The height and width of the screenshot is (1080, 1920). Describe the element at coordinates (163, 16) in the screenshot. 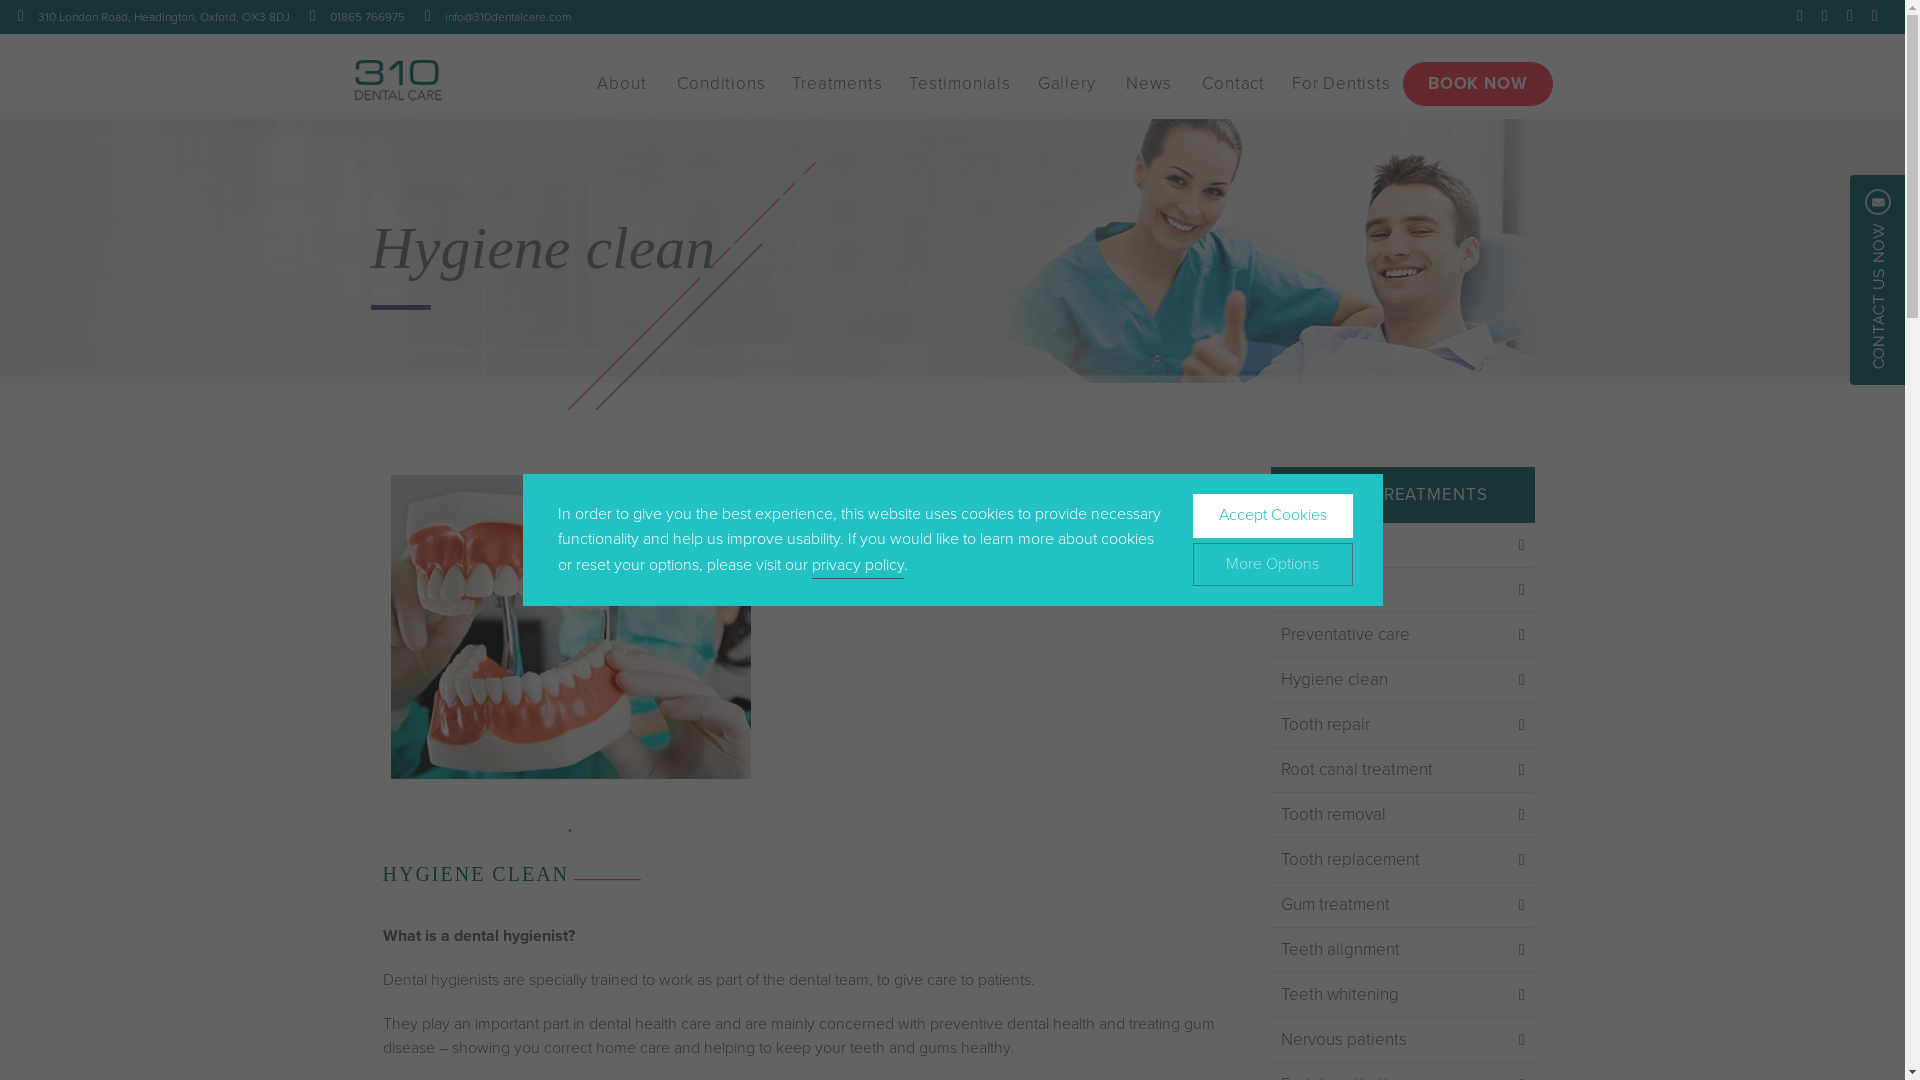

I see `'310 London Road, Headington, Oxford, OX3 8DJ'` at that location.